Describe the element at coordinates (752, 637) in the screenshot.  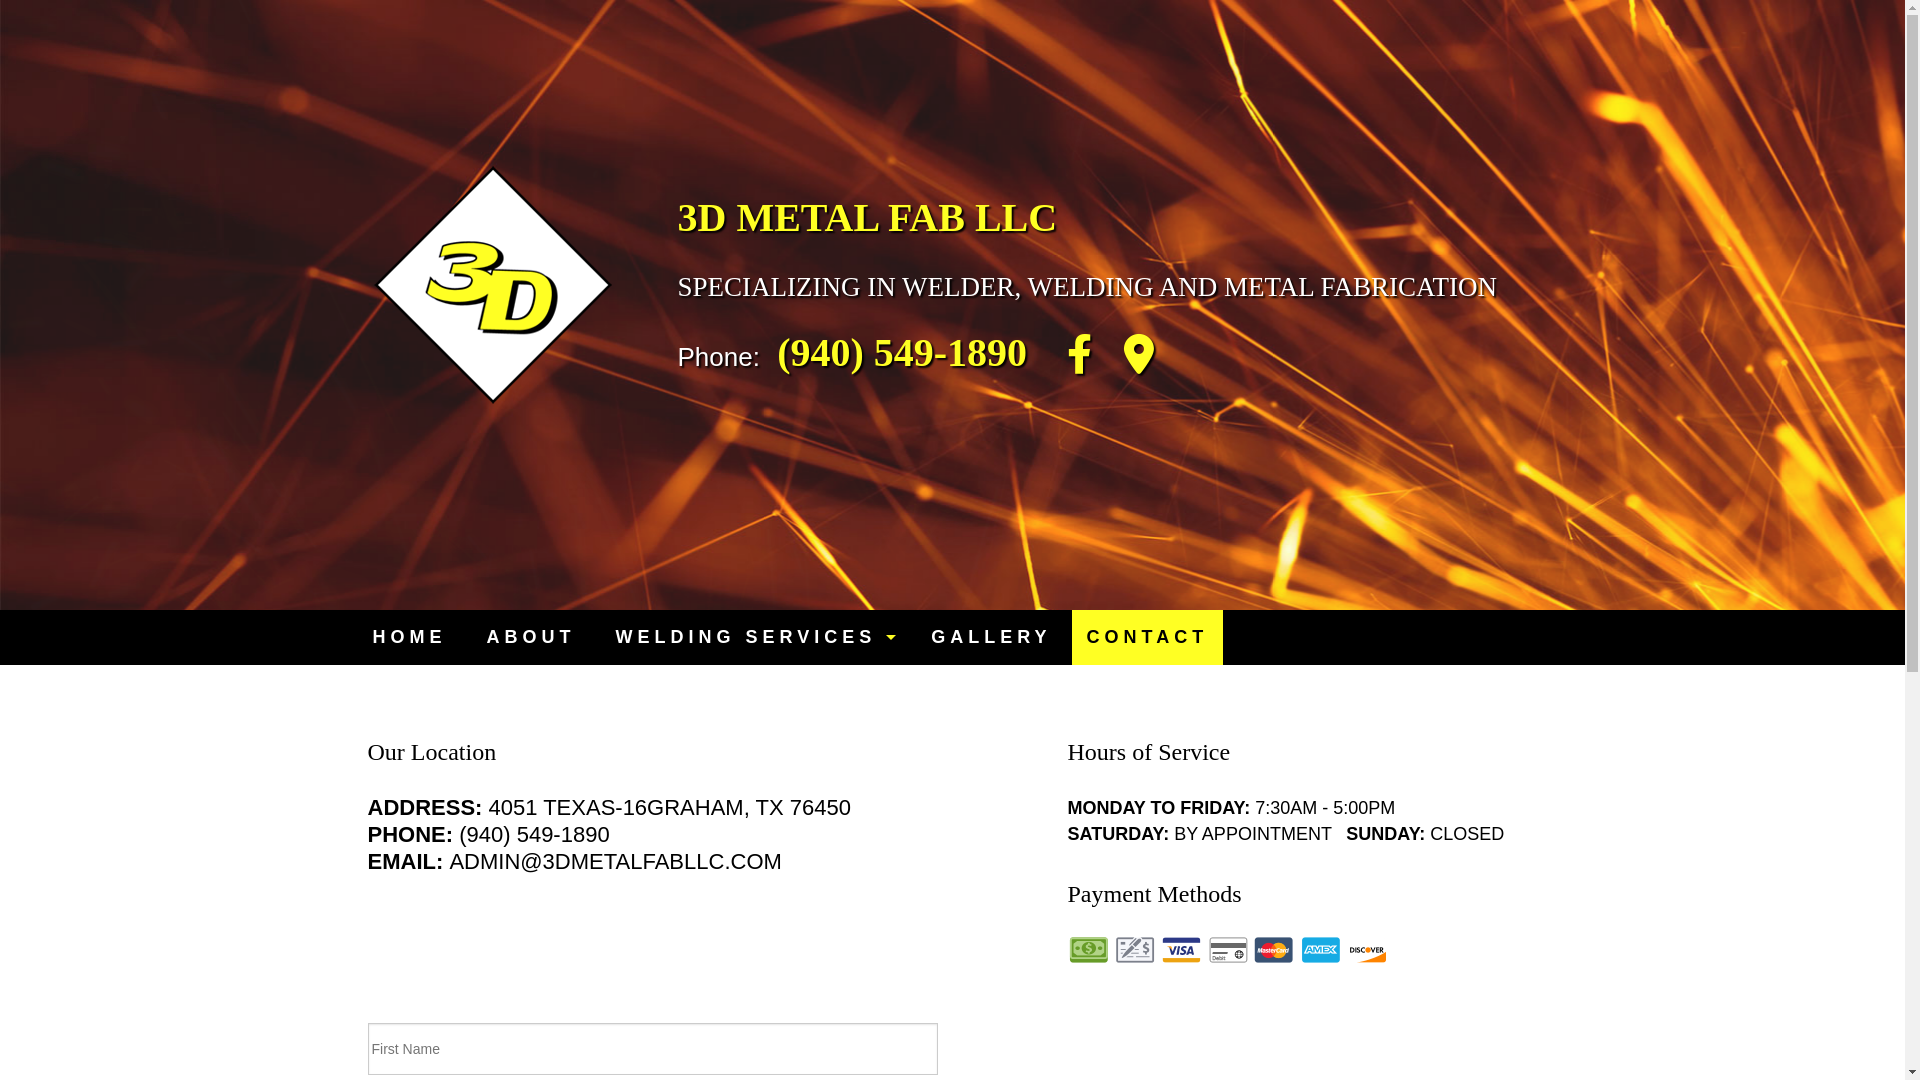
I see `'WELDING SERVICES'` at that location.